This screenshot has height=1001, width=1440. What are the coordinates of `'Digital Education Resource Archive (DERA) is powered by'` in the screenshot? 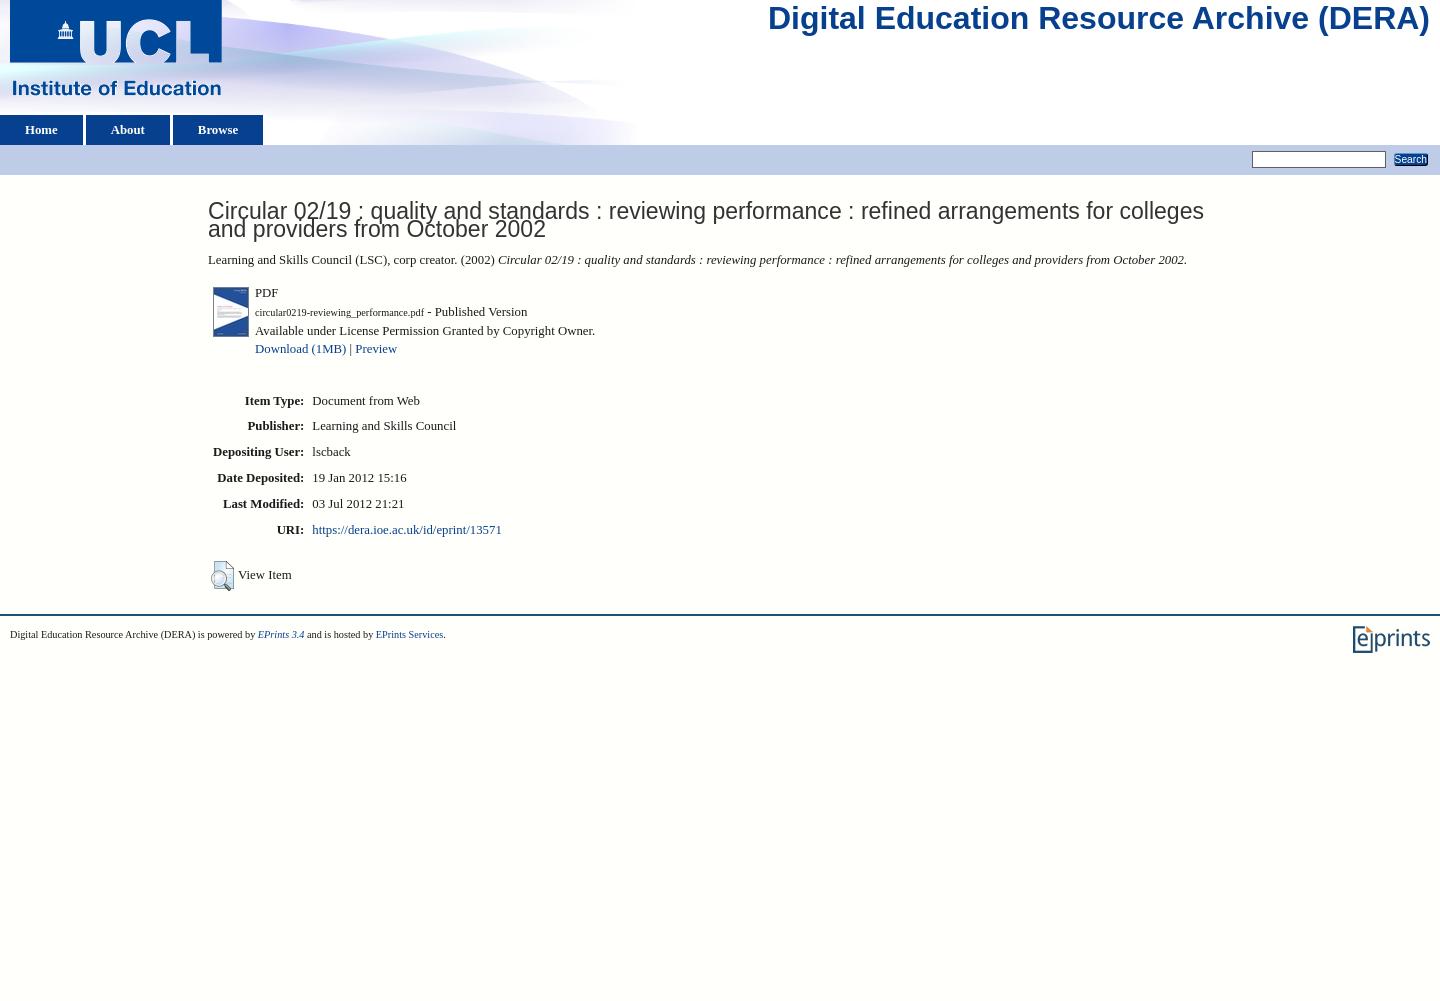 It's located at (132, 633).